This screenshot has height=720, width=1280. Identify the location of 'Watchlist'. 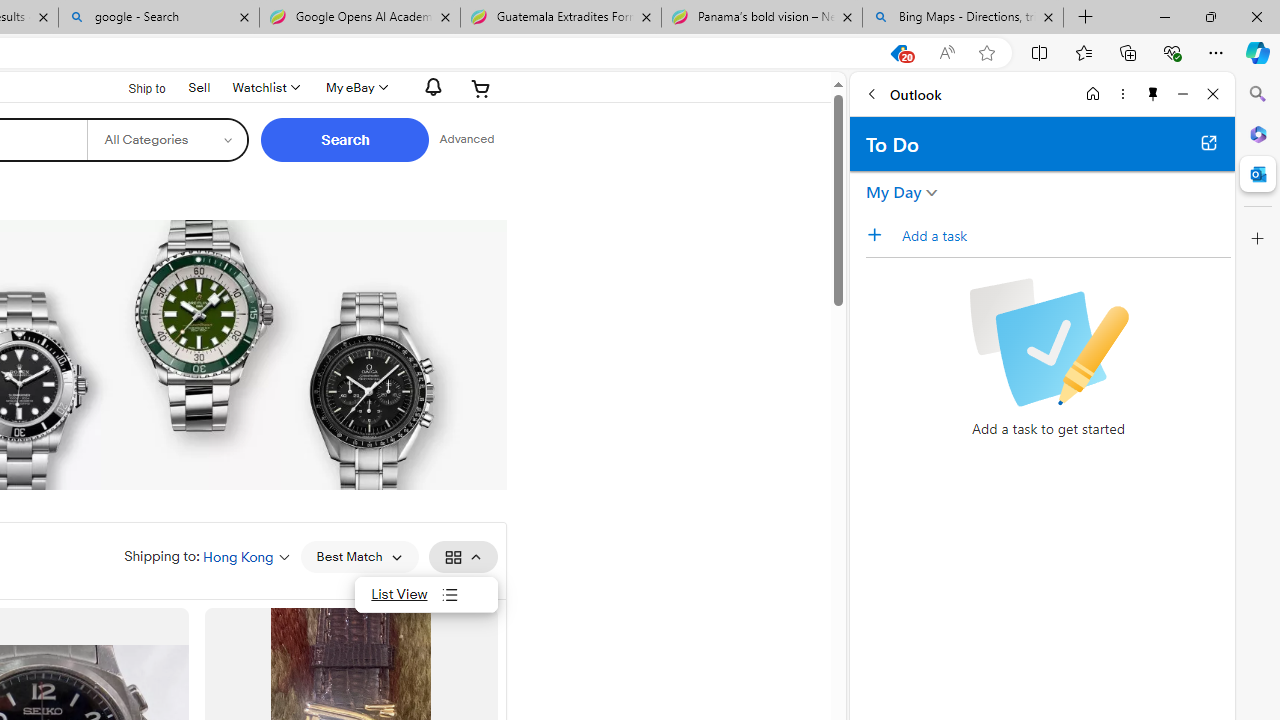
(263, 87).